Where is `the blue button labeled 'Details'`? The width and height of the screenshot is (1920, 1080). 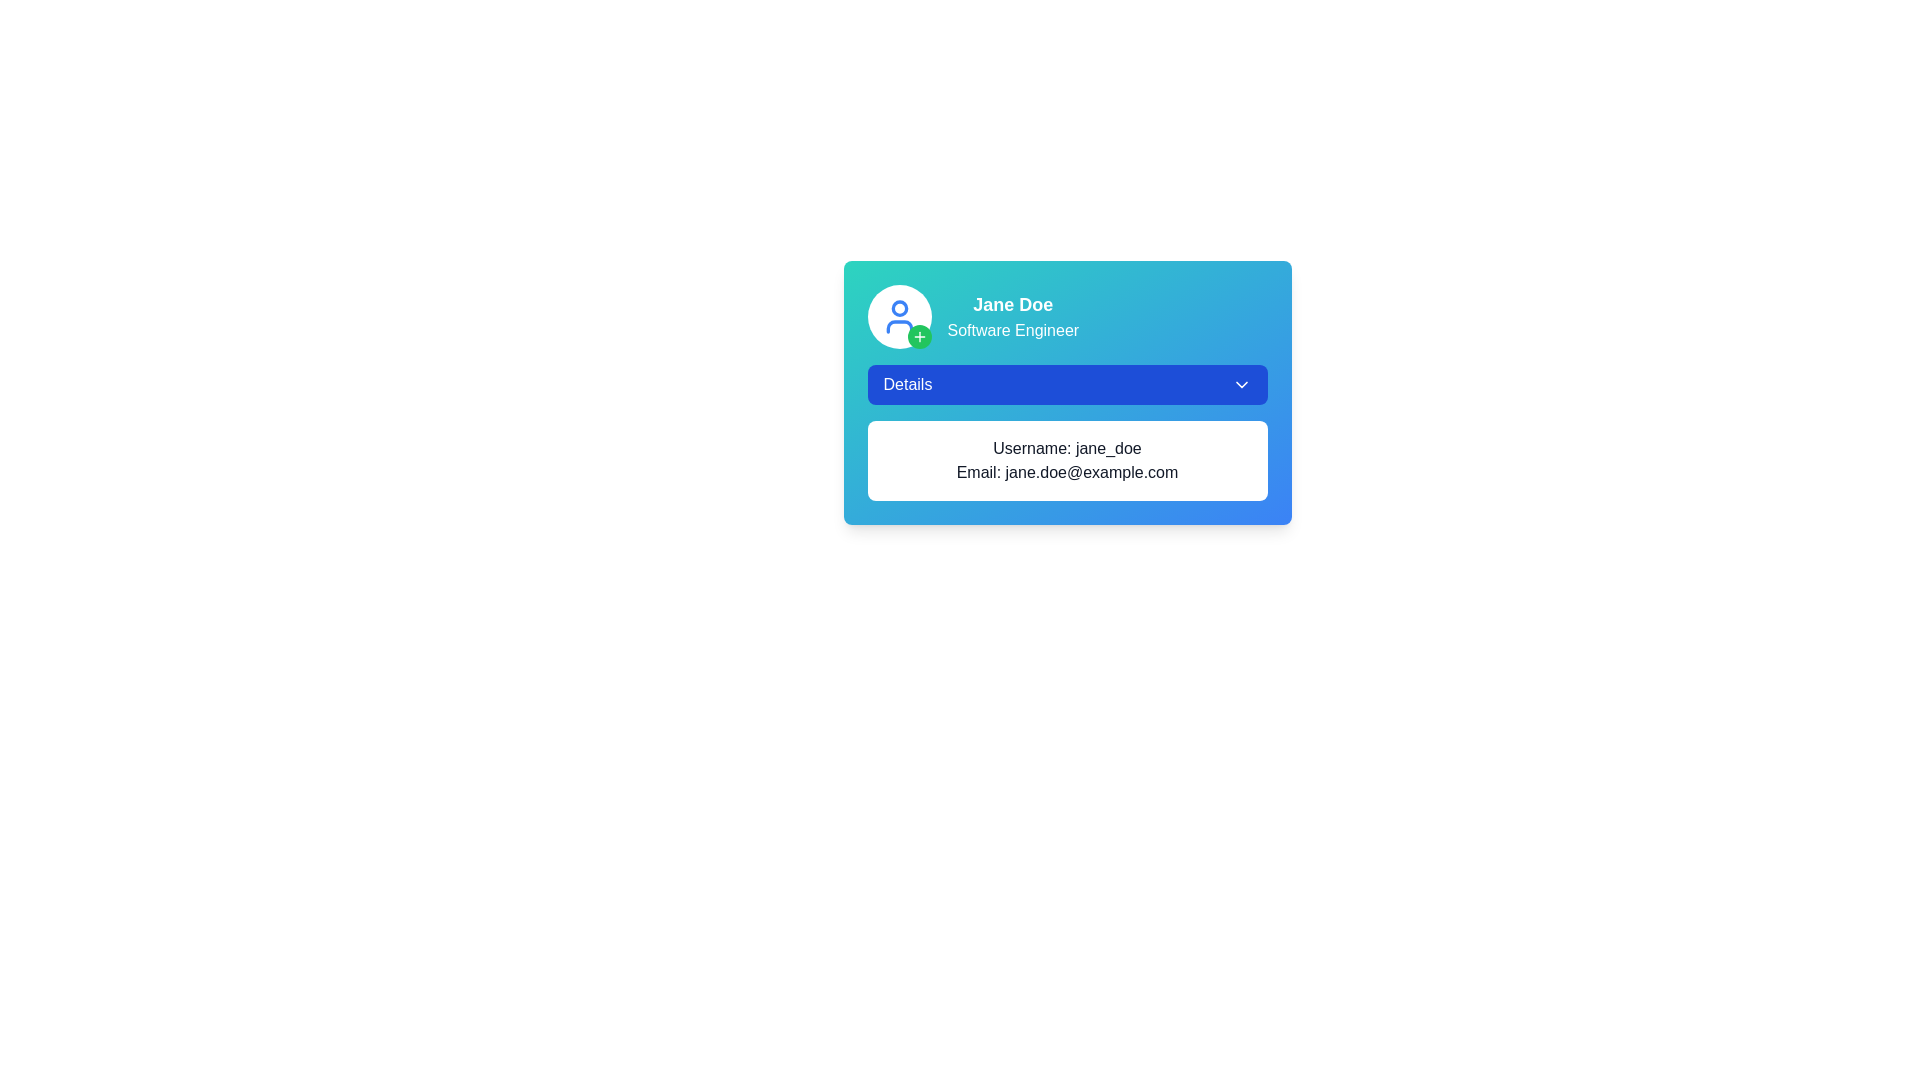 the blue button labeled 'Details' is located at coordinates (1066, 385).